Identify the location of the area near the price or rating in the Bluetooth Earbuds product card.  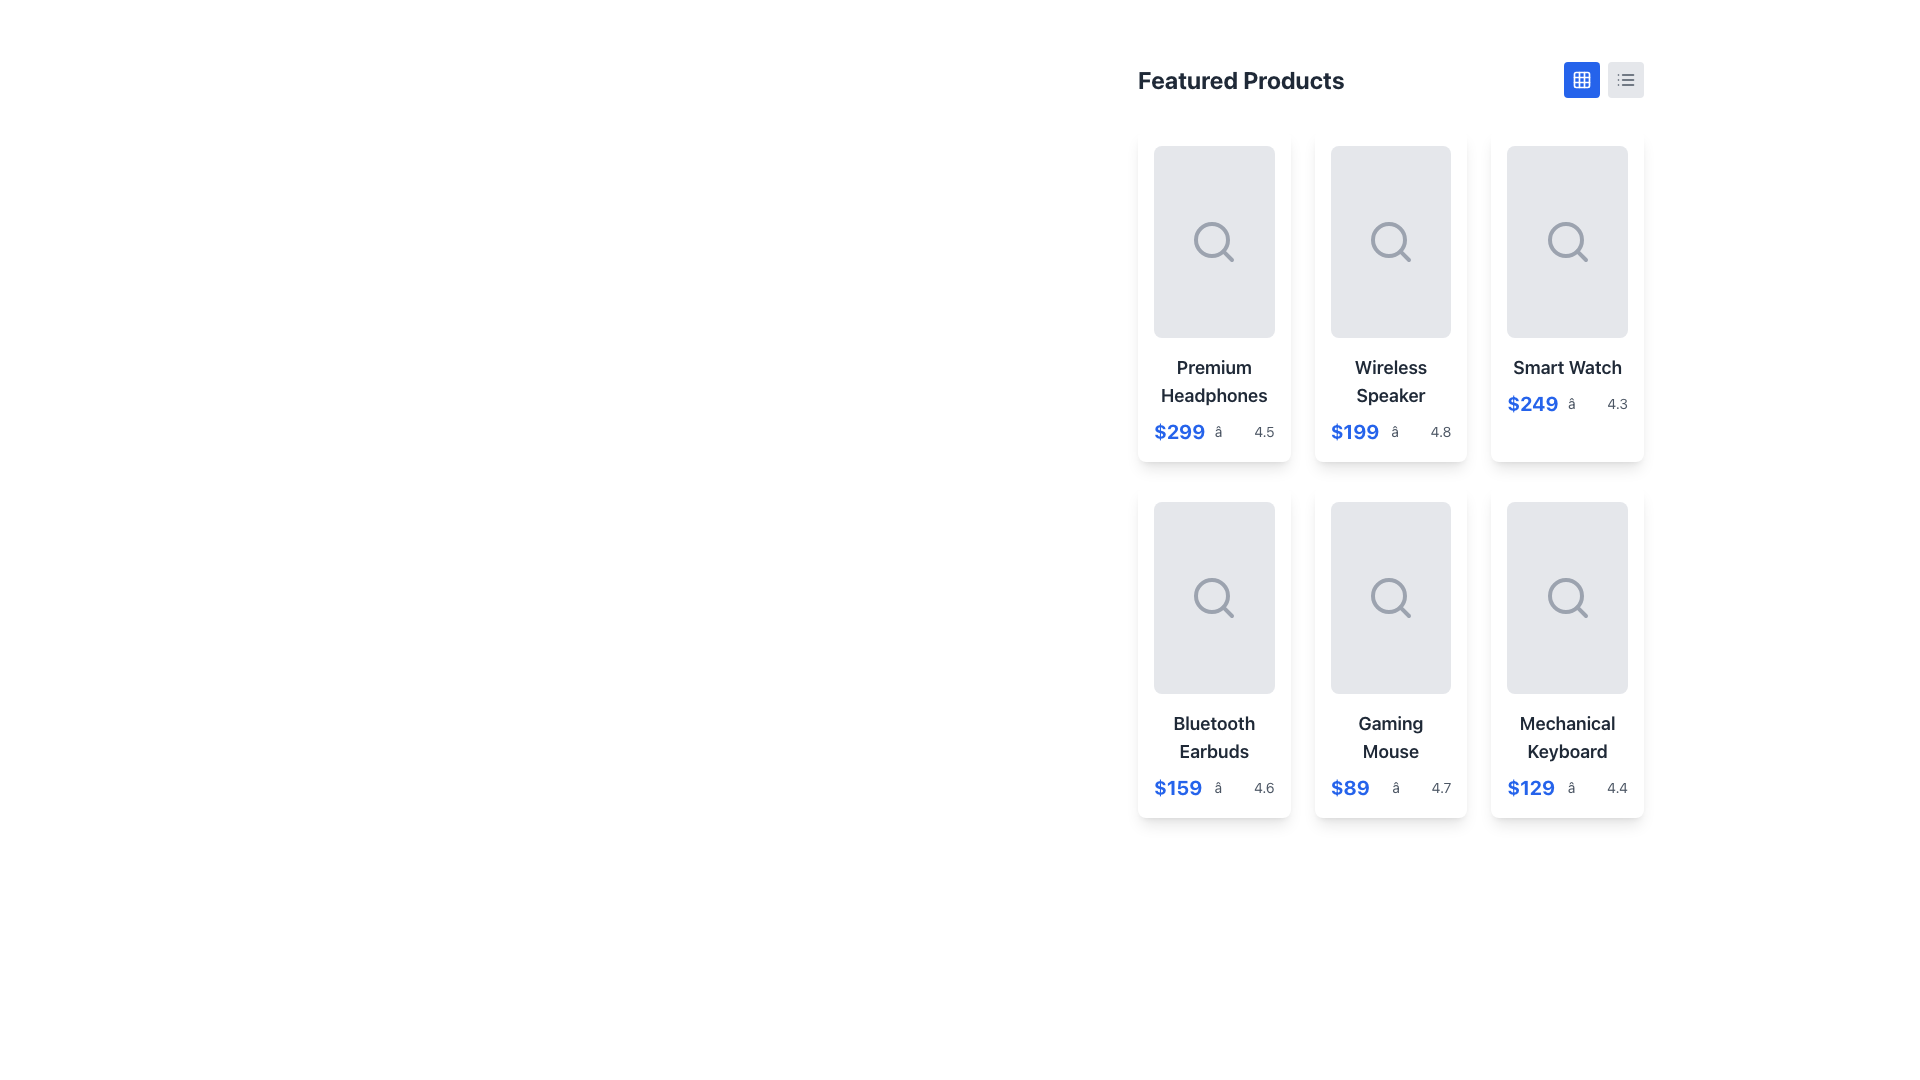
(1213, 786).